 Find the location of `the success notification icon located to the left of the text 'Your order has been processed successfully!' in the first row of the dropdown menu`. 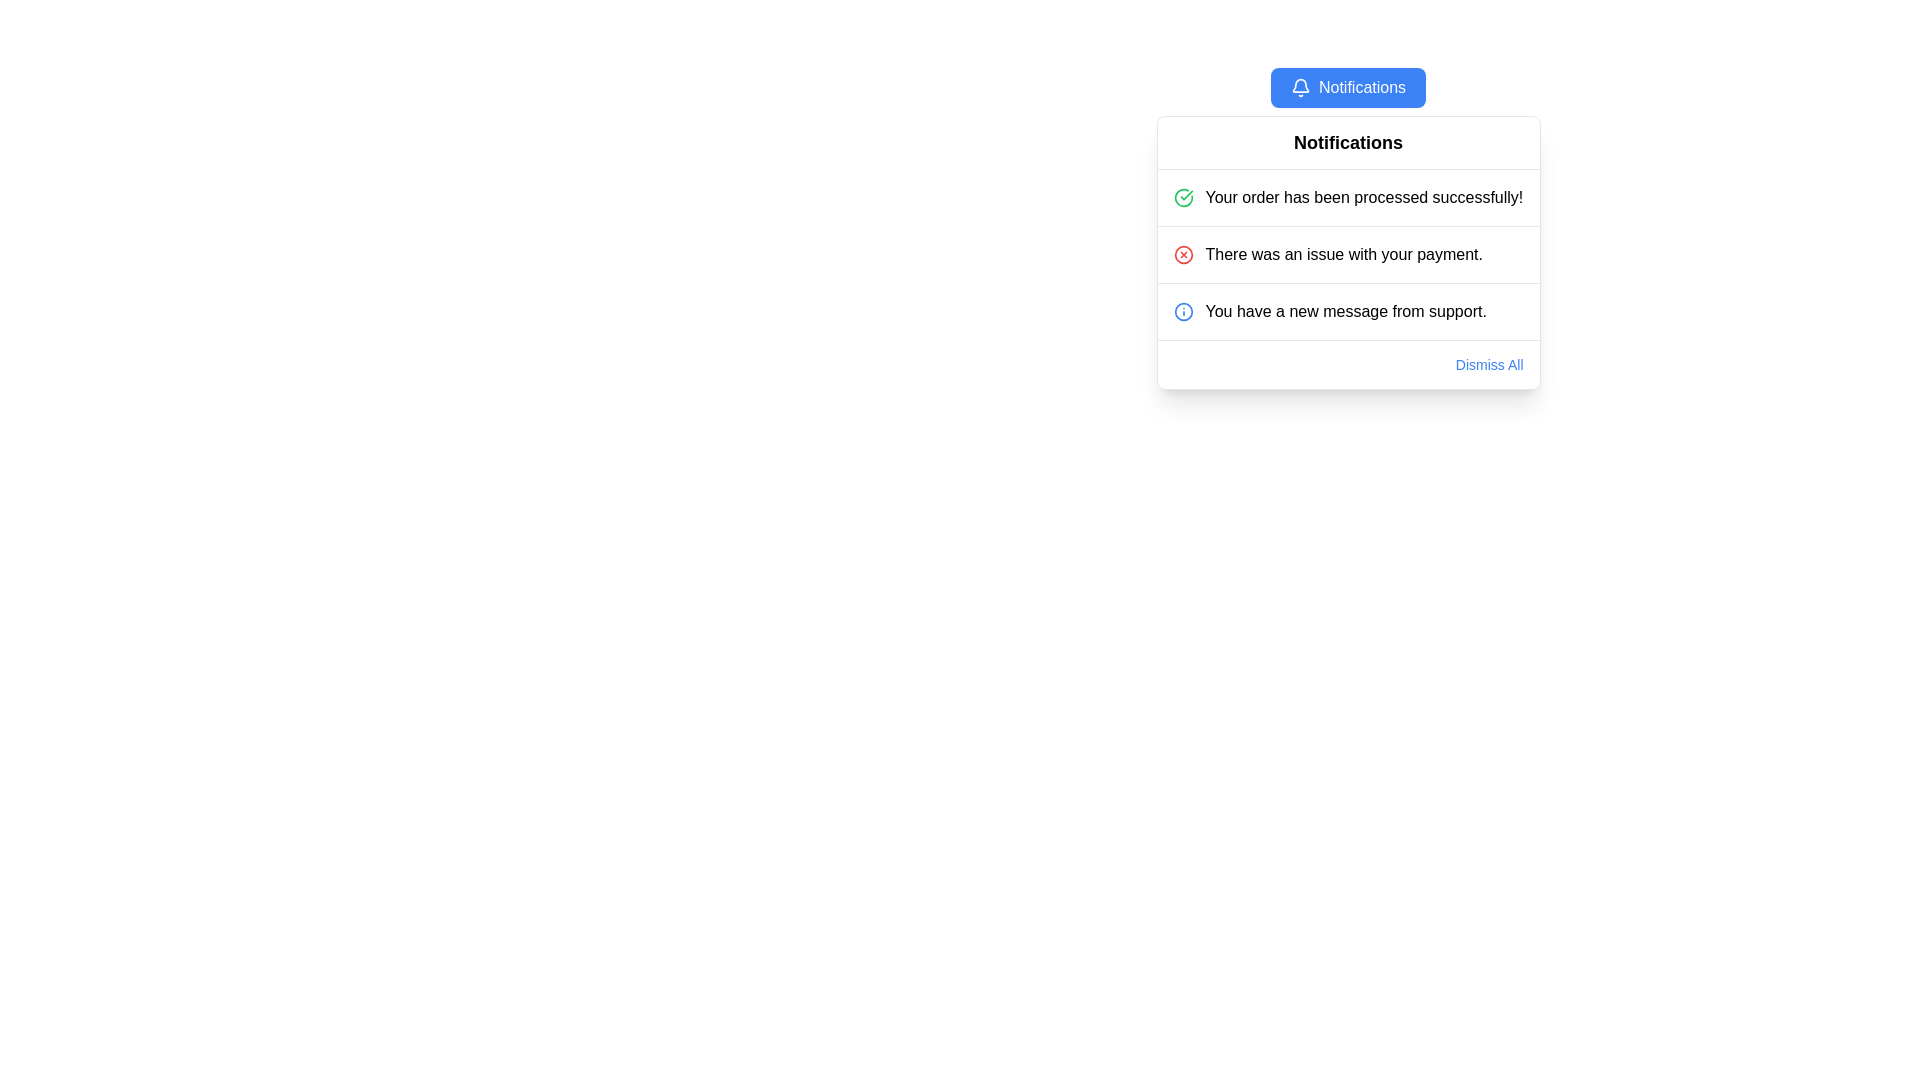

the success notification icon located to the left of the text 'Your order has been processed successfully!' in the first row of the dropdown menu is located at coordinates (1183, 197).